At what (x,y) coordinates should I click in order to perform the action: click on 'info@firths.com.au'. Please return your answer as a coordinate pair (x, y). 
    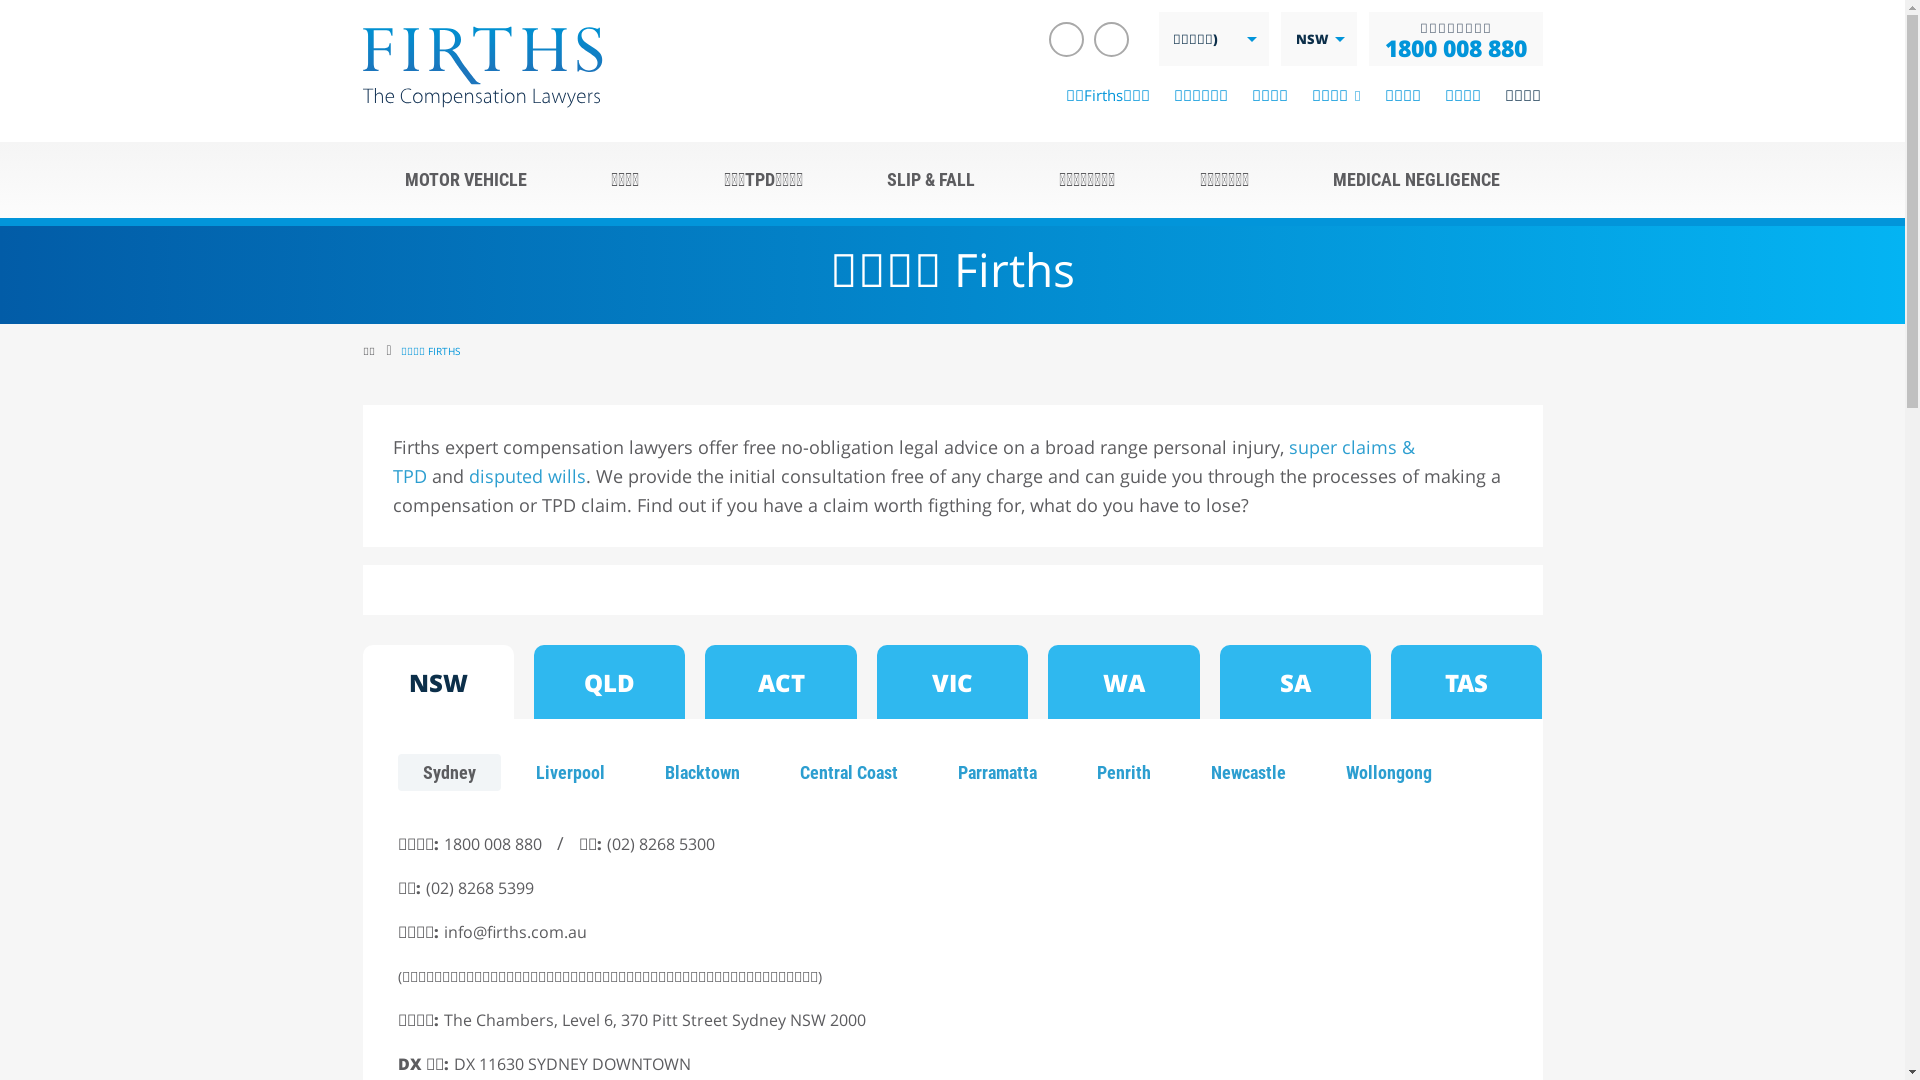
    Looking at the image, I should click on (515, 932).